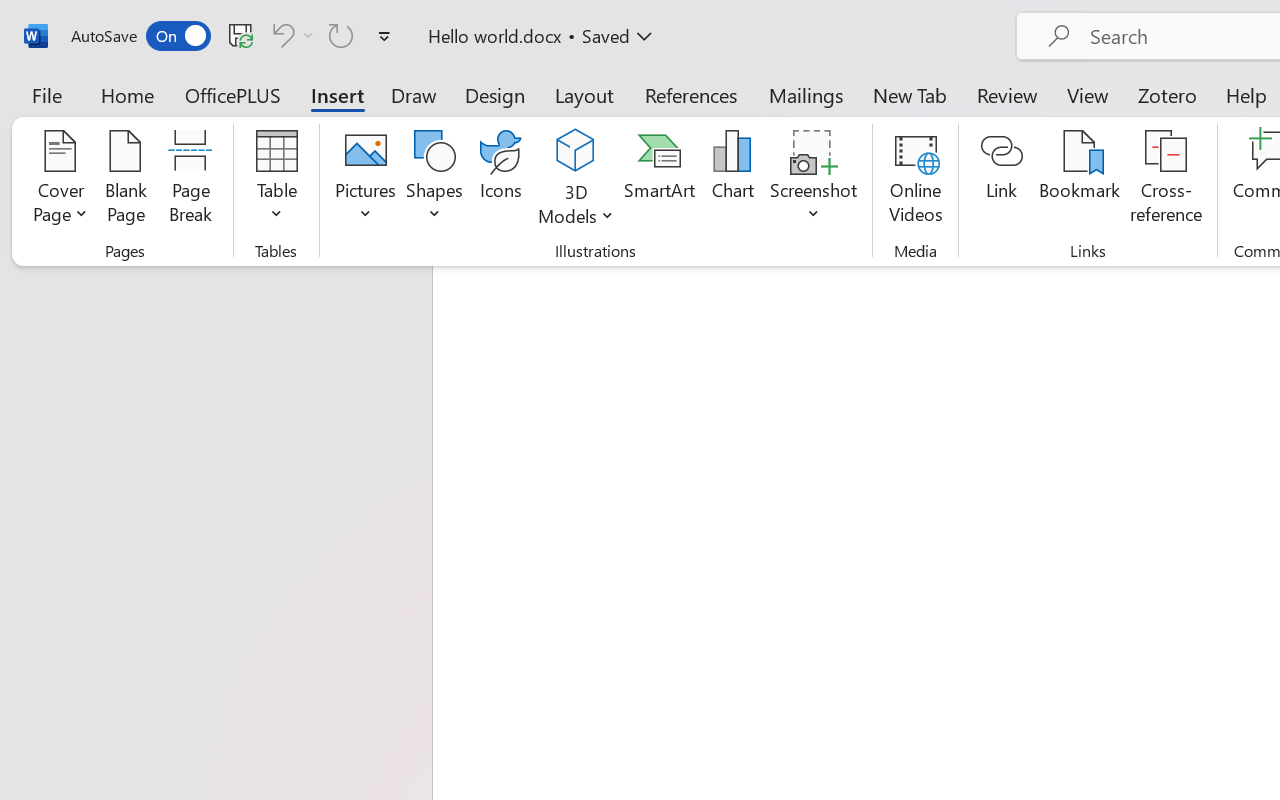 The image size is (1280, 800). I want to click on 'Zotero', so click(1167, 94).